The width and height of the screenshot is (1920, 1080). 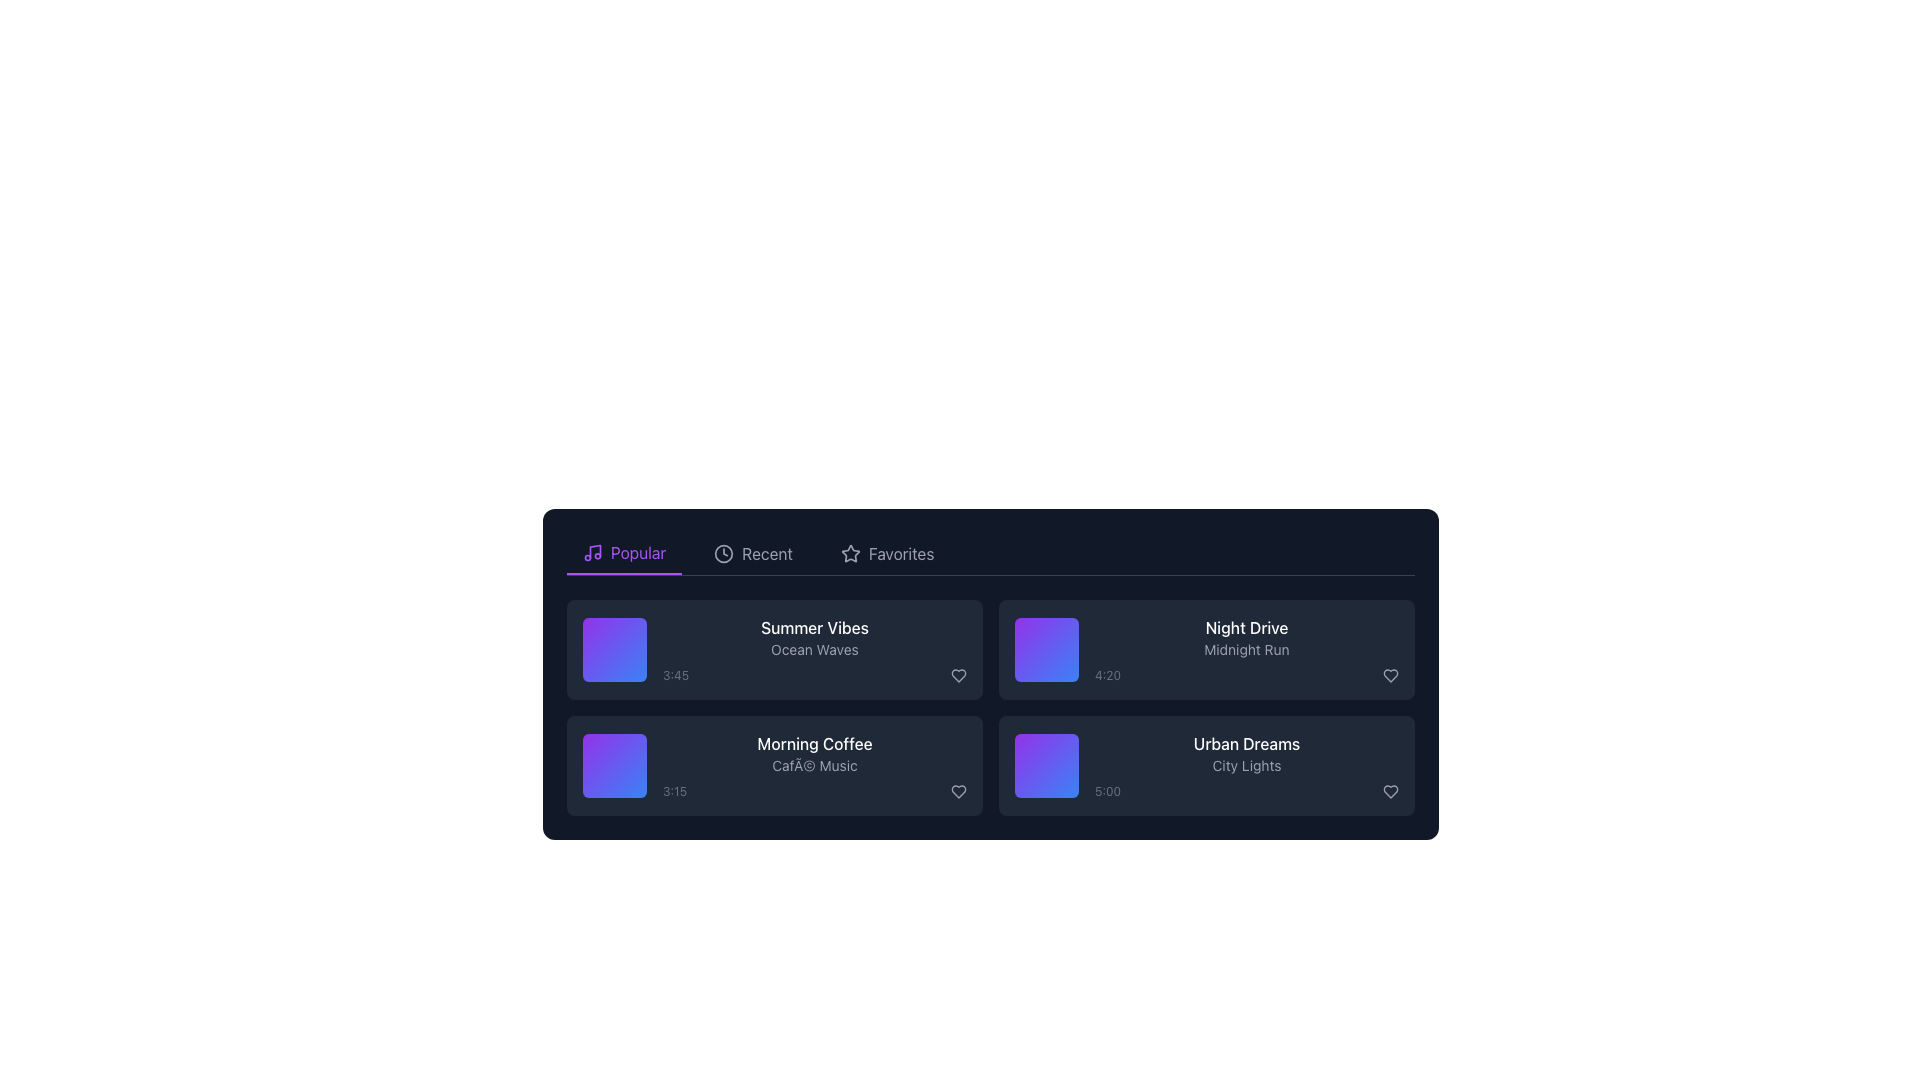 I want to click on the button in the bottom-right corner of the 'Morning Coffee' card, so click(x=958, y=790).